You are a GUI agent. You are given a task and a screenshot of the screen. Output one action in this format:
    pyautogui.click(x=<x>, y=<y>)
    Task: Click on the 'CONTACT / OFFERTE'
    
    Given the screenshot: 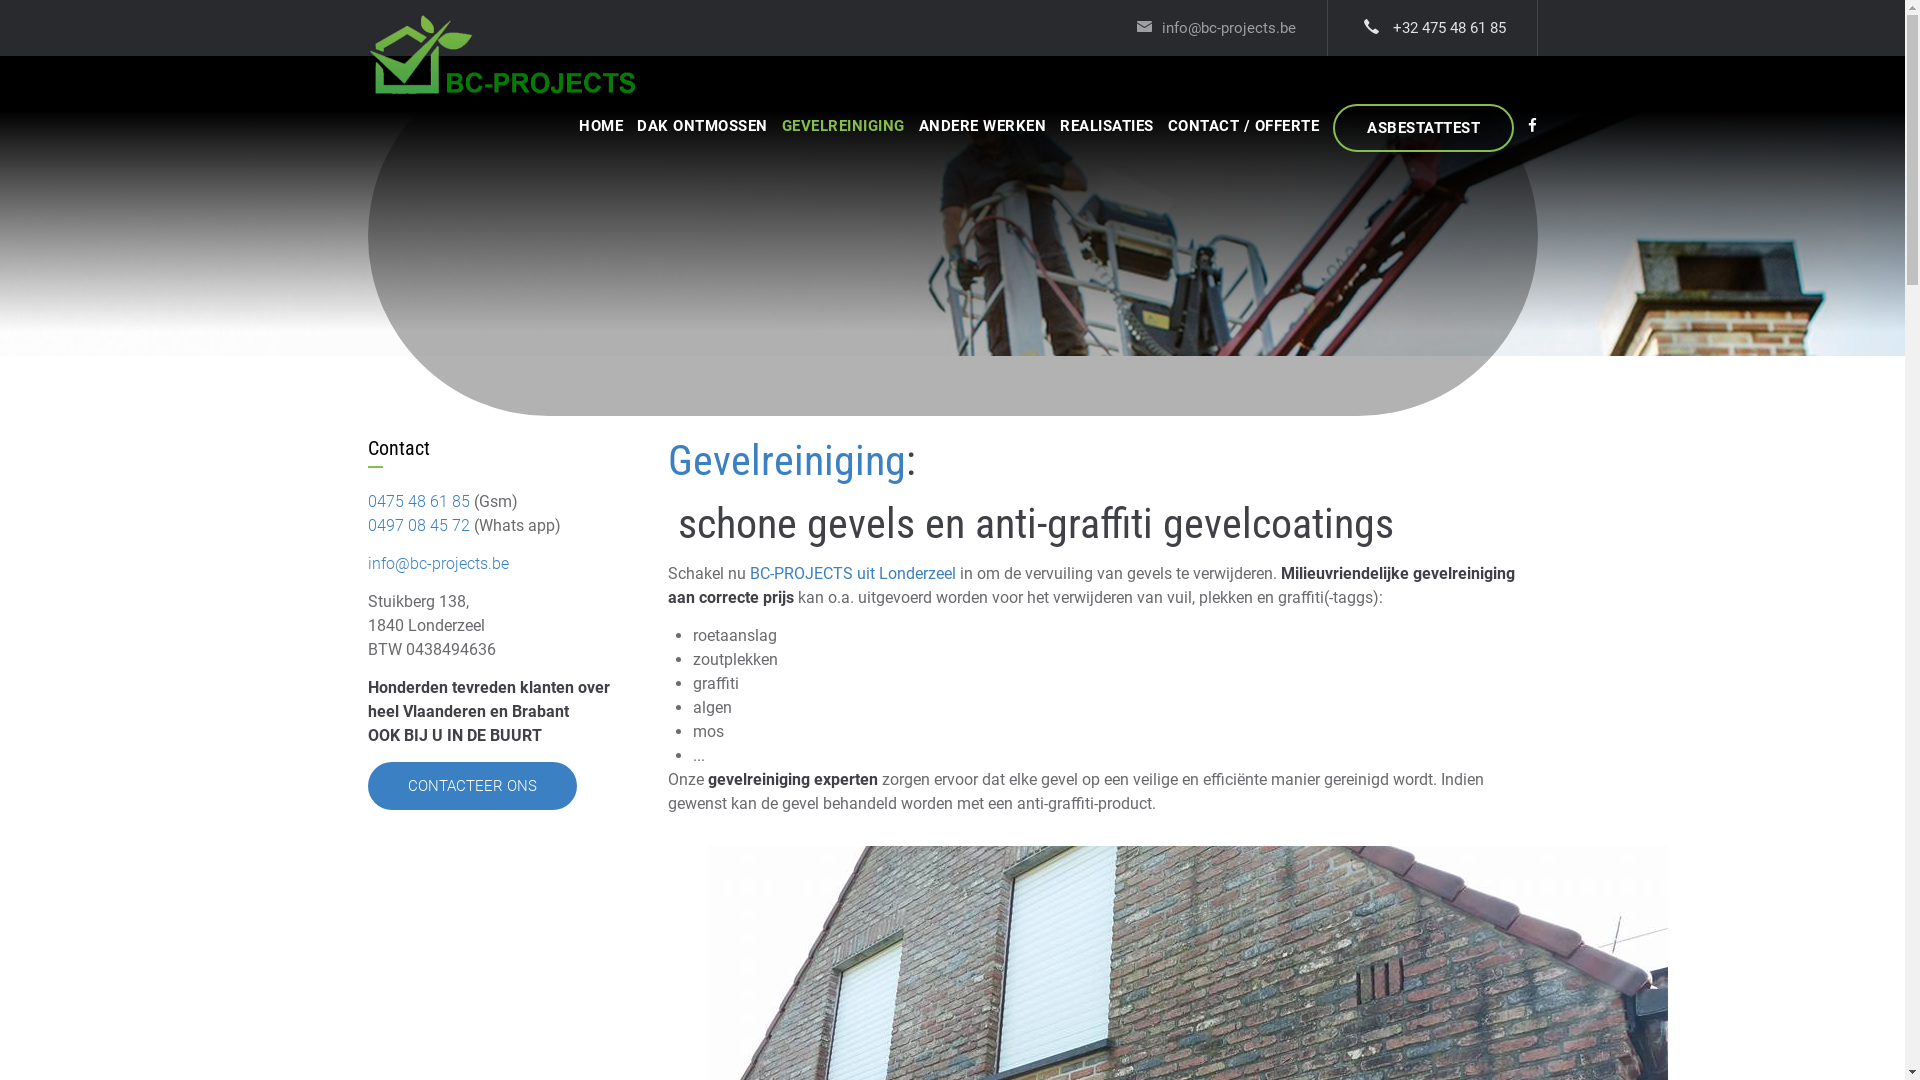 What is the action you would take?
    pyautogui.click(x=1242, y=127)
    